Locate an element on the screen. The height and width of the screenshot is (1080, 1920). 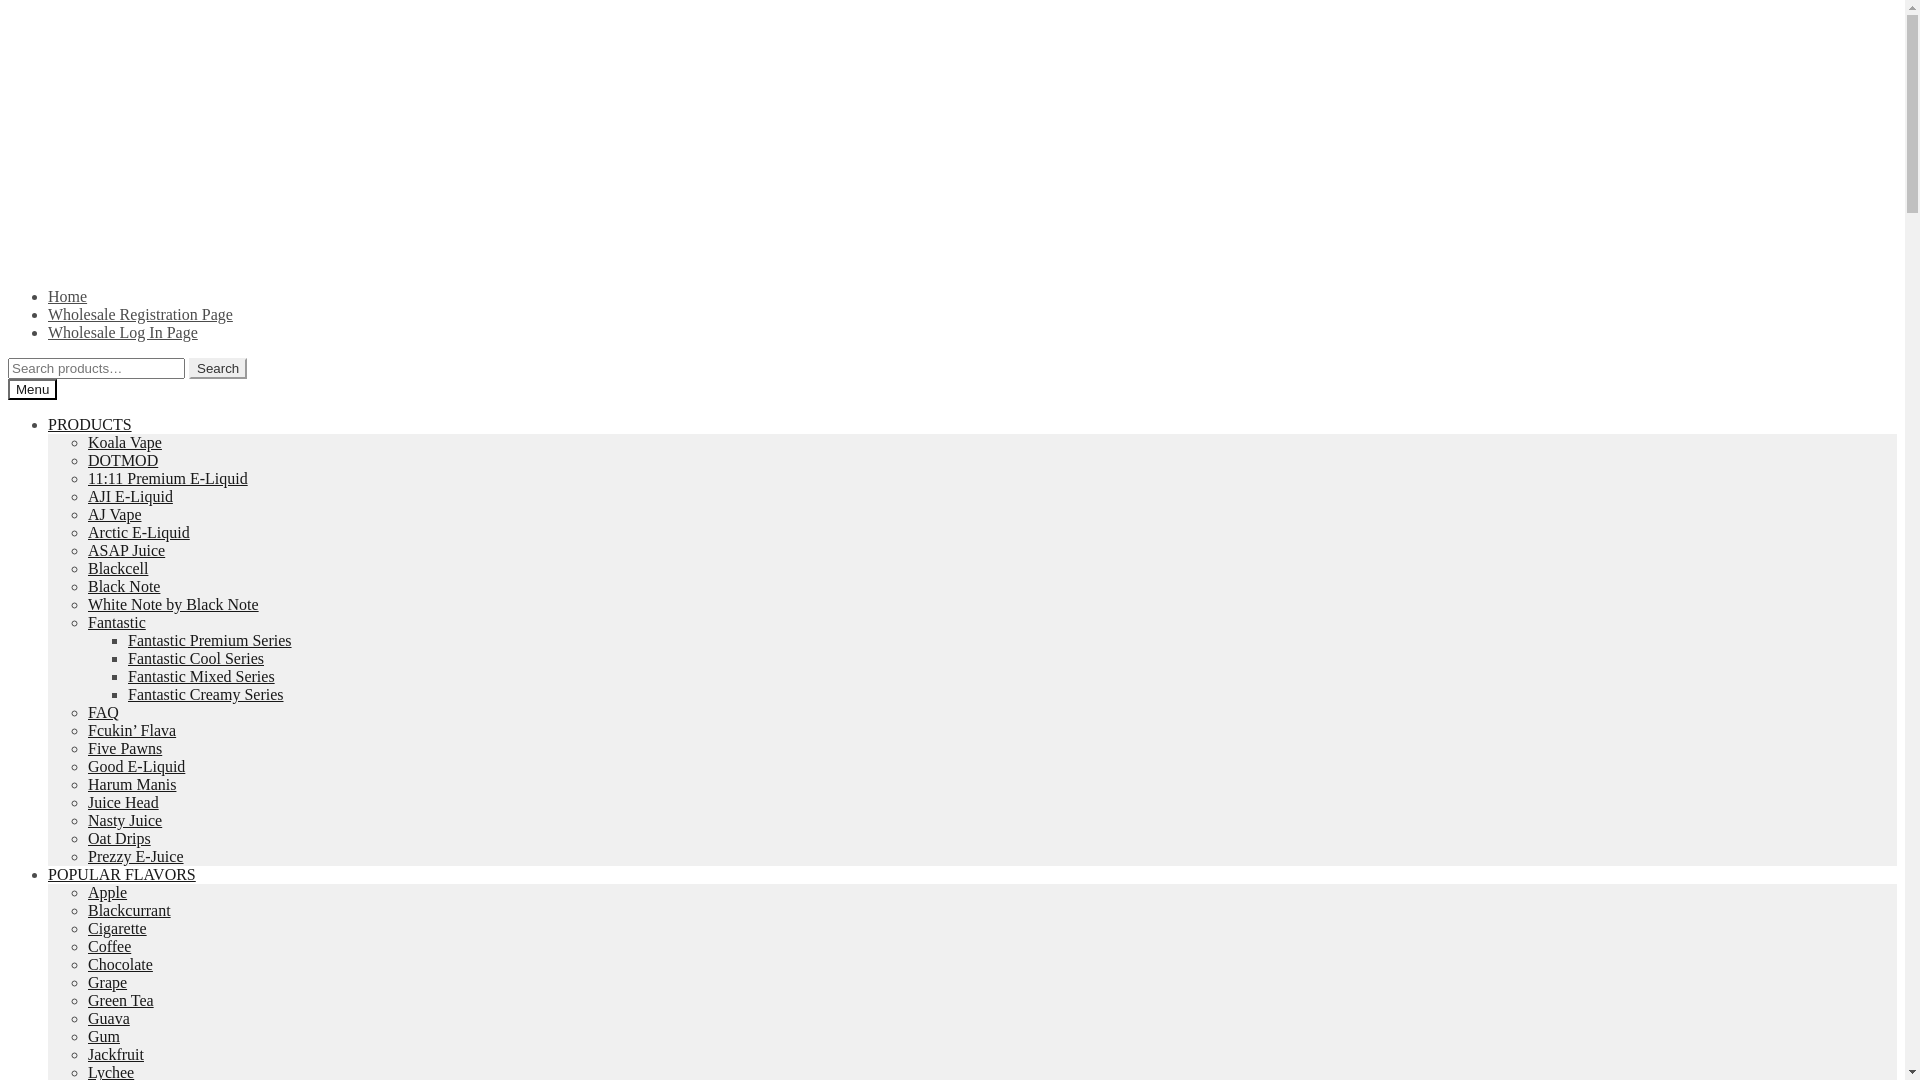
'Chocolate' is located at coordinates (119, 963).